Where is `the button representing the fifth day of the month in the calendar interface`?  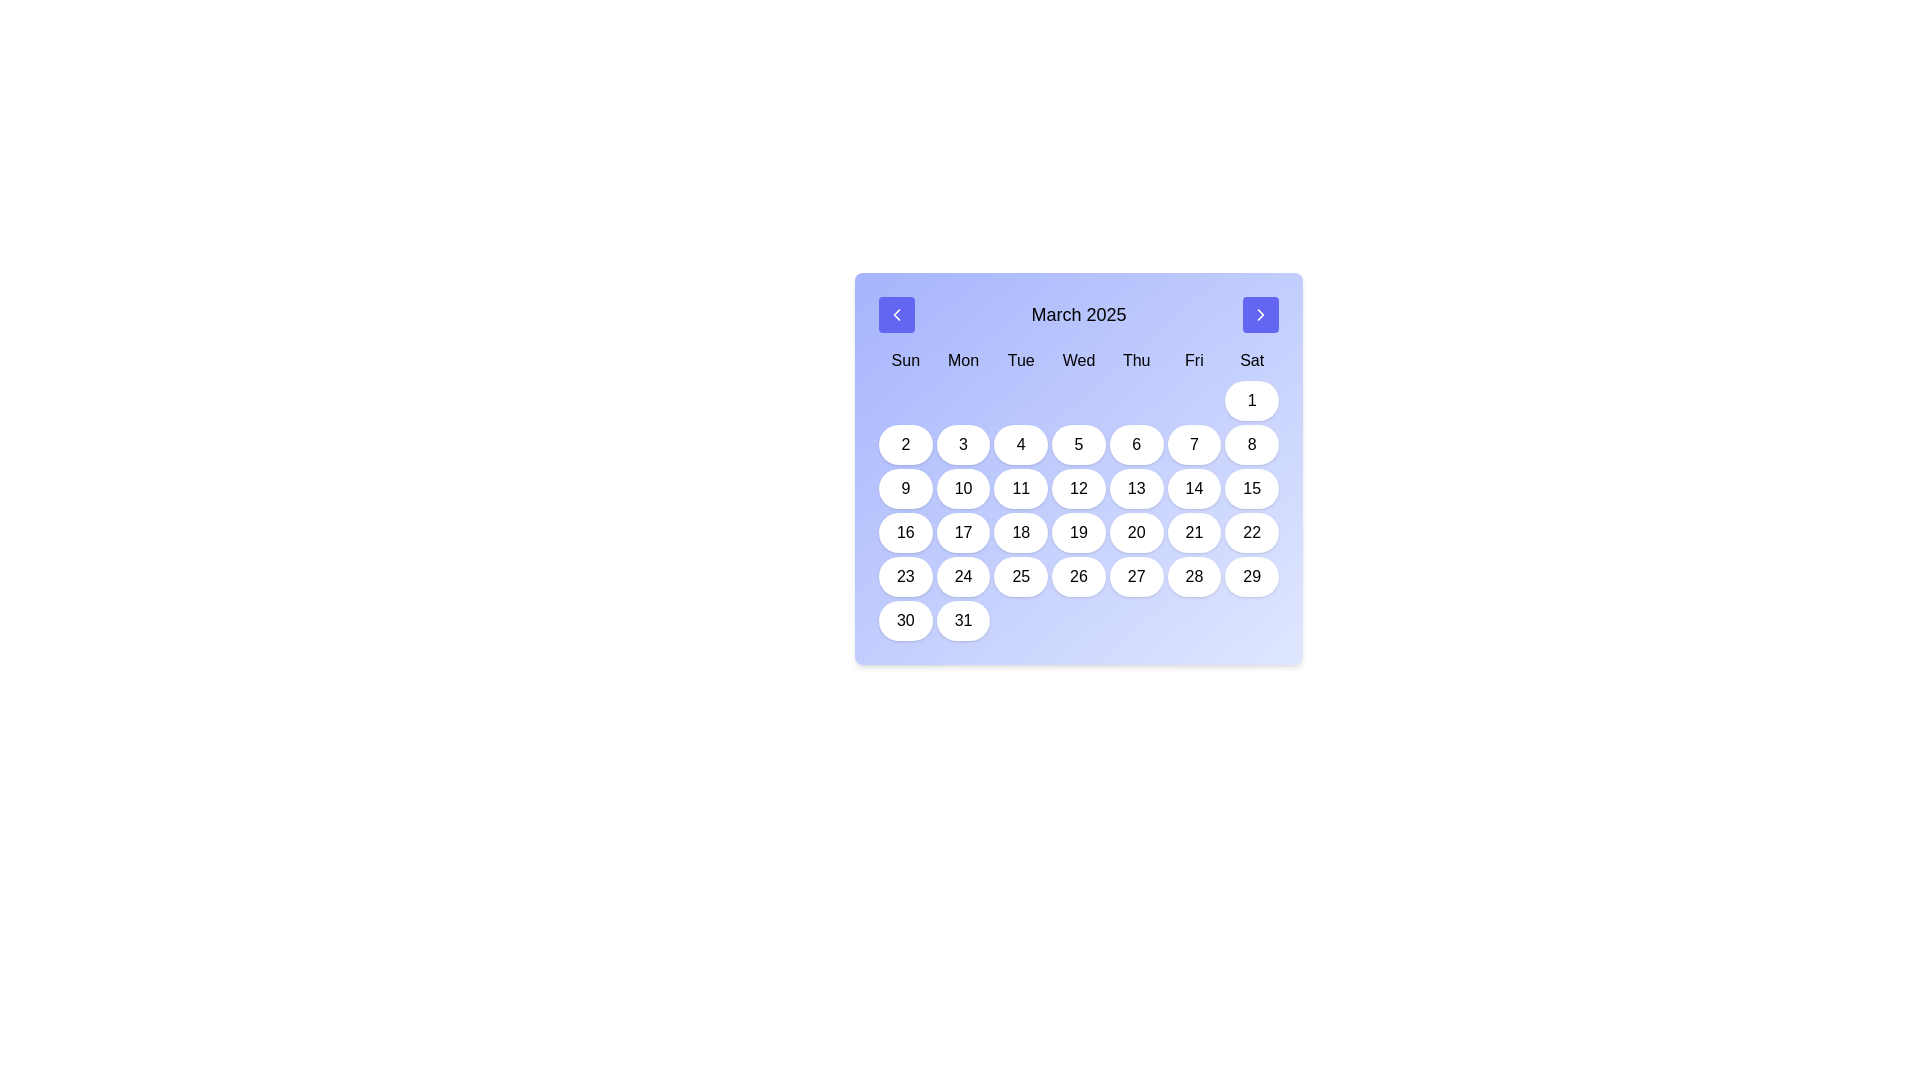
the button representing the fifth day of the month in the calendar interface is located at coordinates (1078, 443).